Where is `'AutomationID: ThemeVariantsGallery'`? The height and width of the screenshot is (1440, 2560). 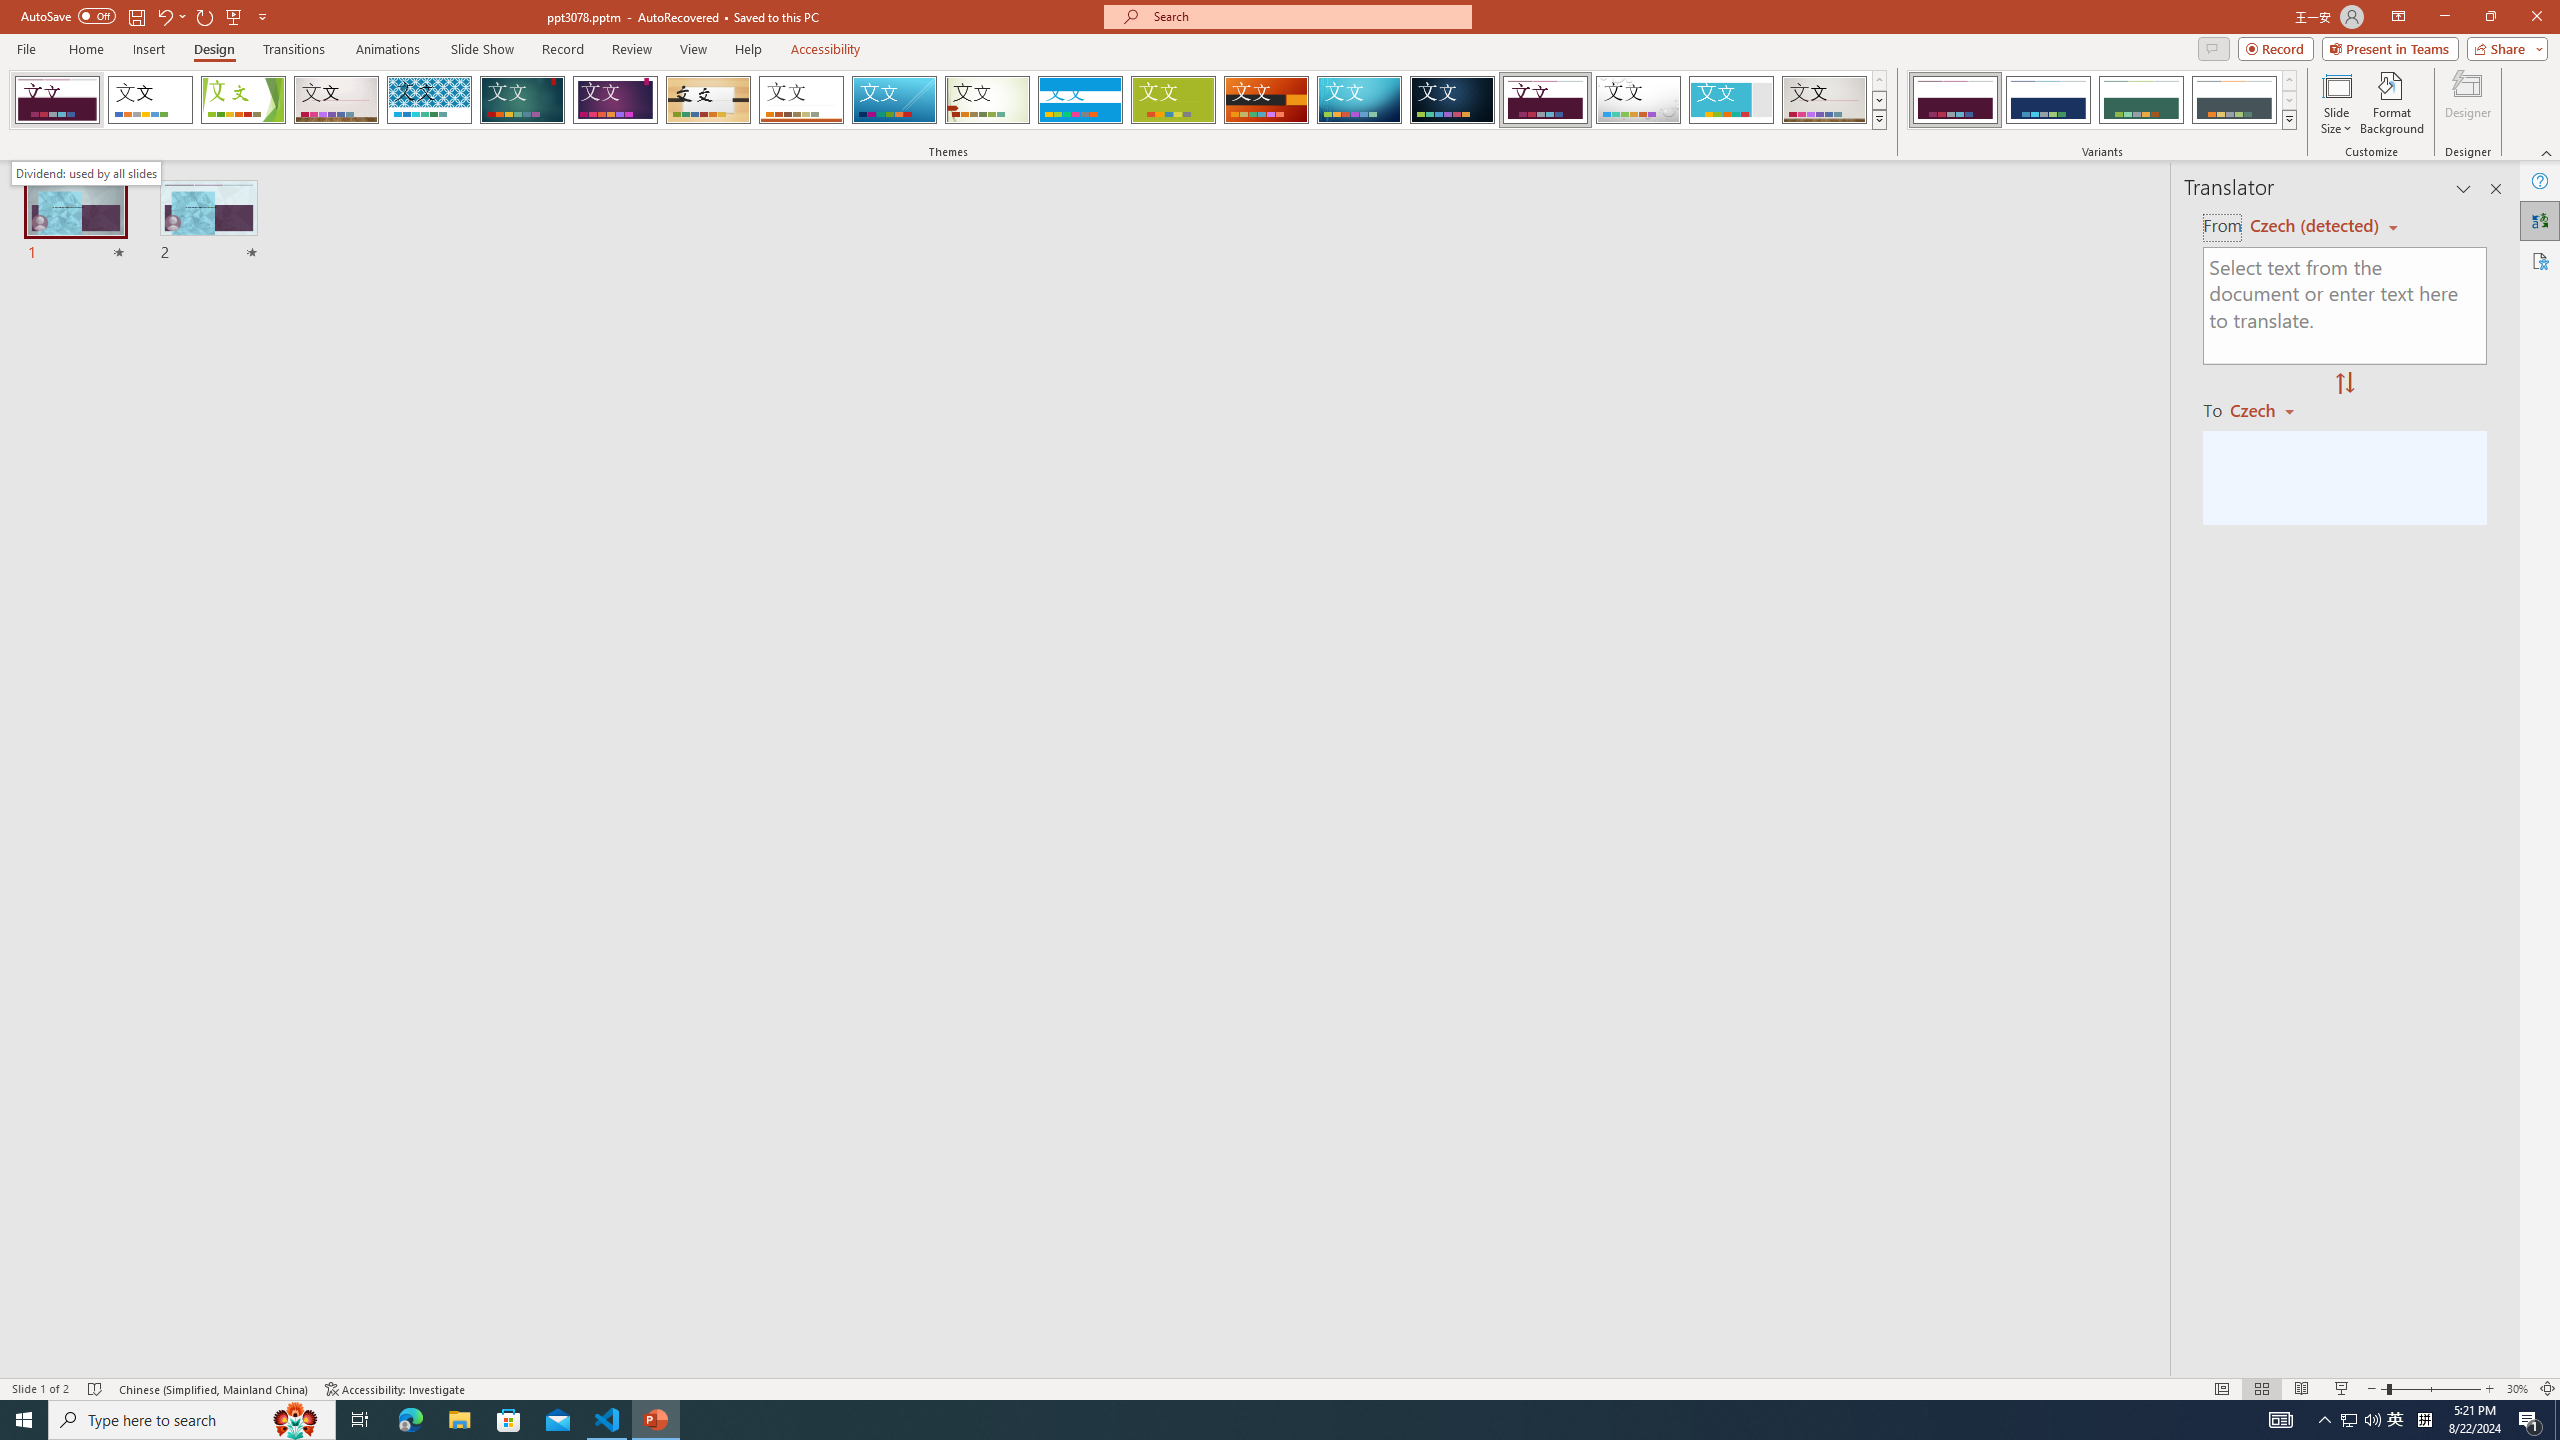
'AutomationID: ThemeVariantsGallery' is located at coordinates (2103, 99).